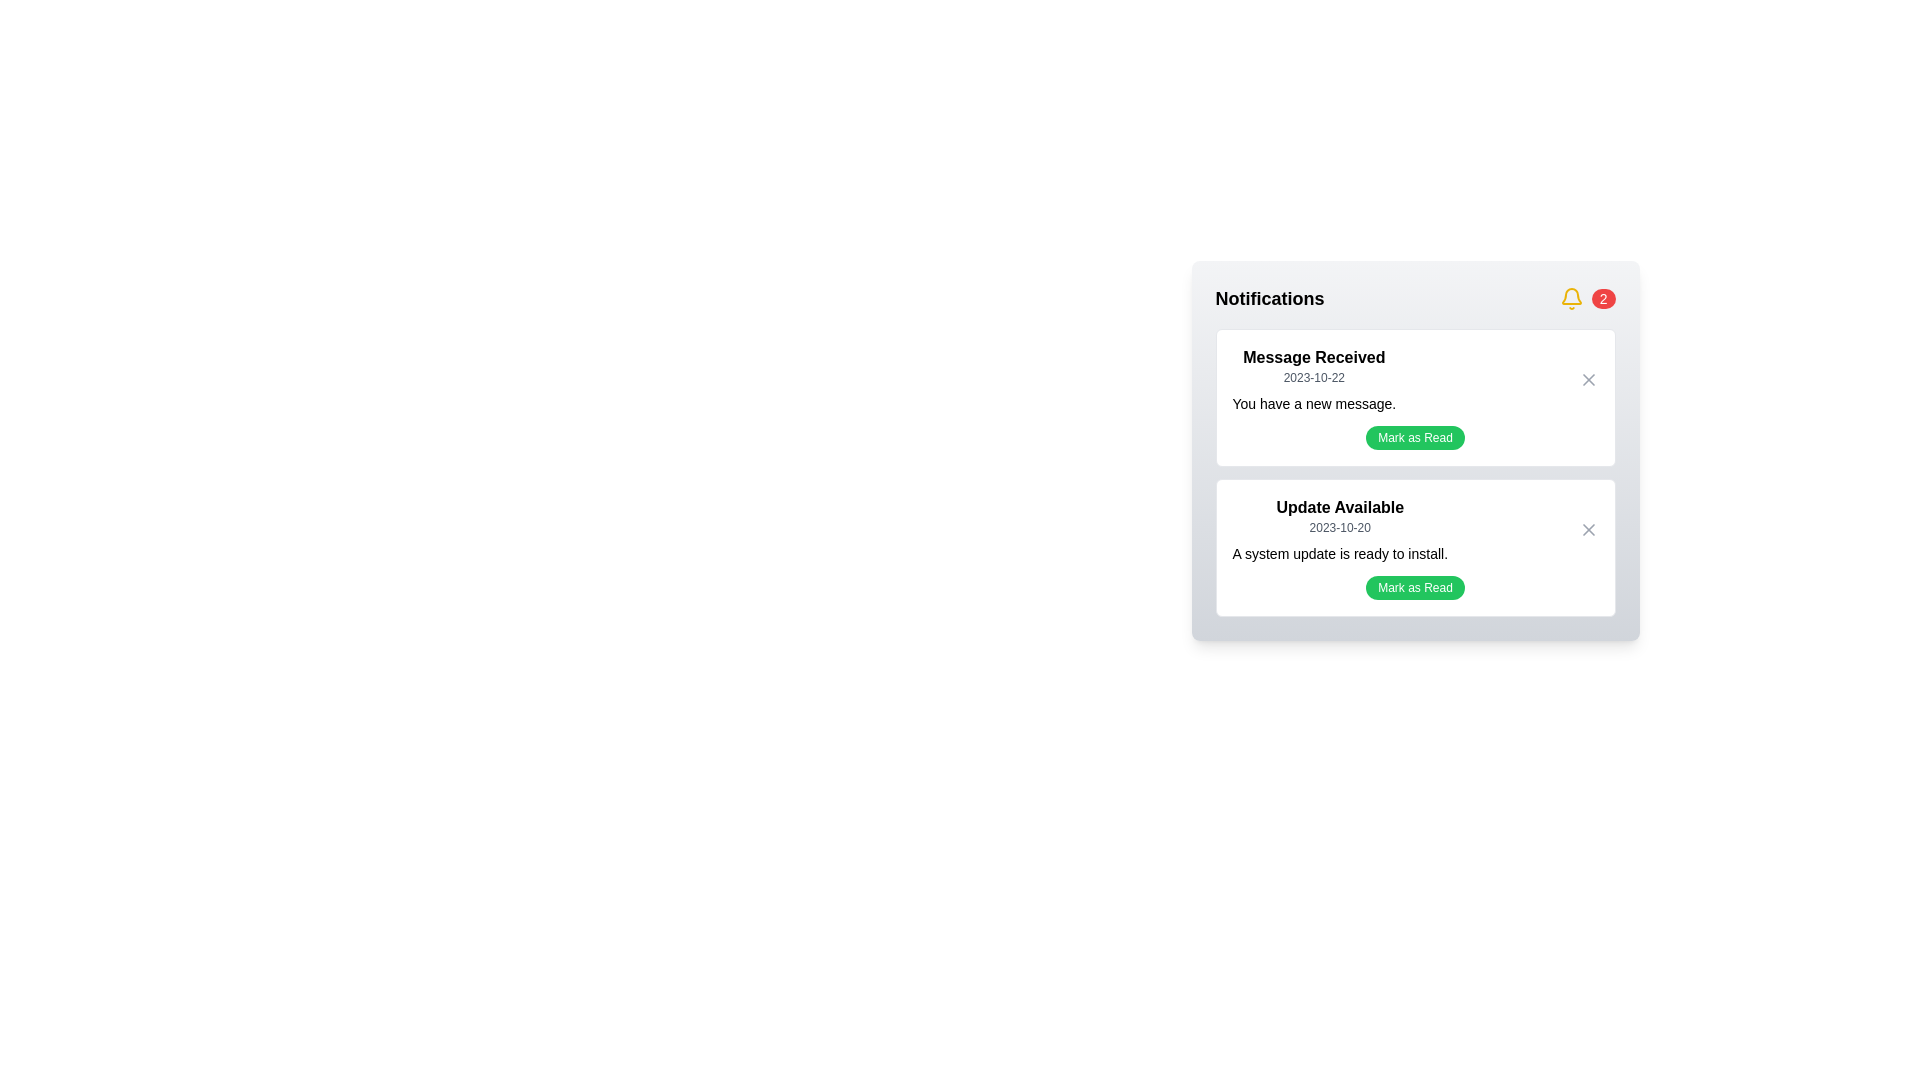 This screenshot has height=1080, width=1920. Describe the element at coordinates (1587, 380) in the screenshot. I see `the Close Icon, which appears as an 'X' in the top-right corner of the notification card` at that location.